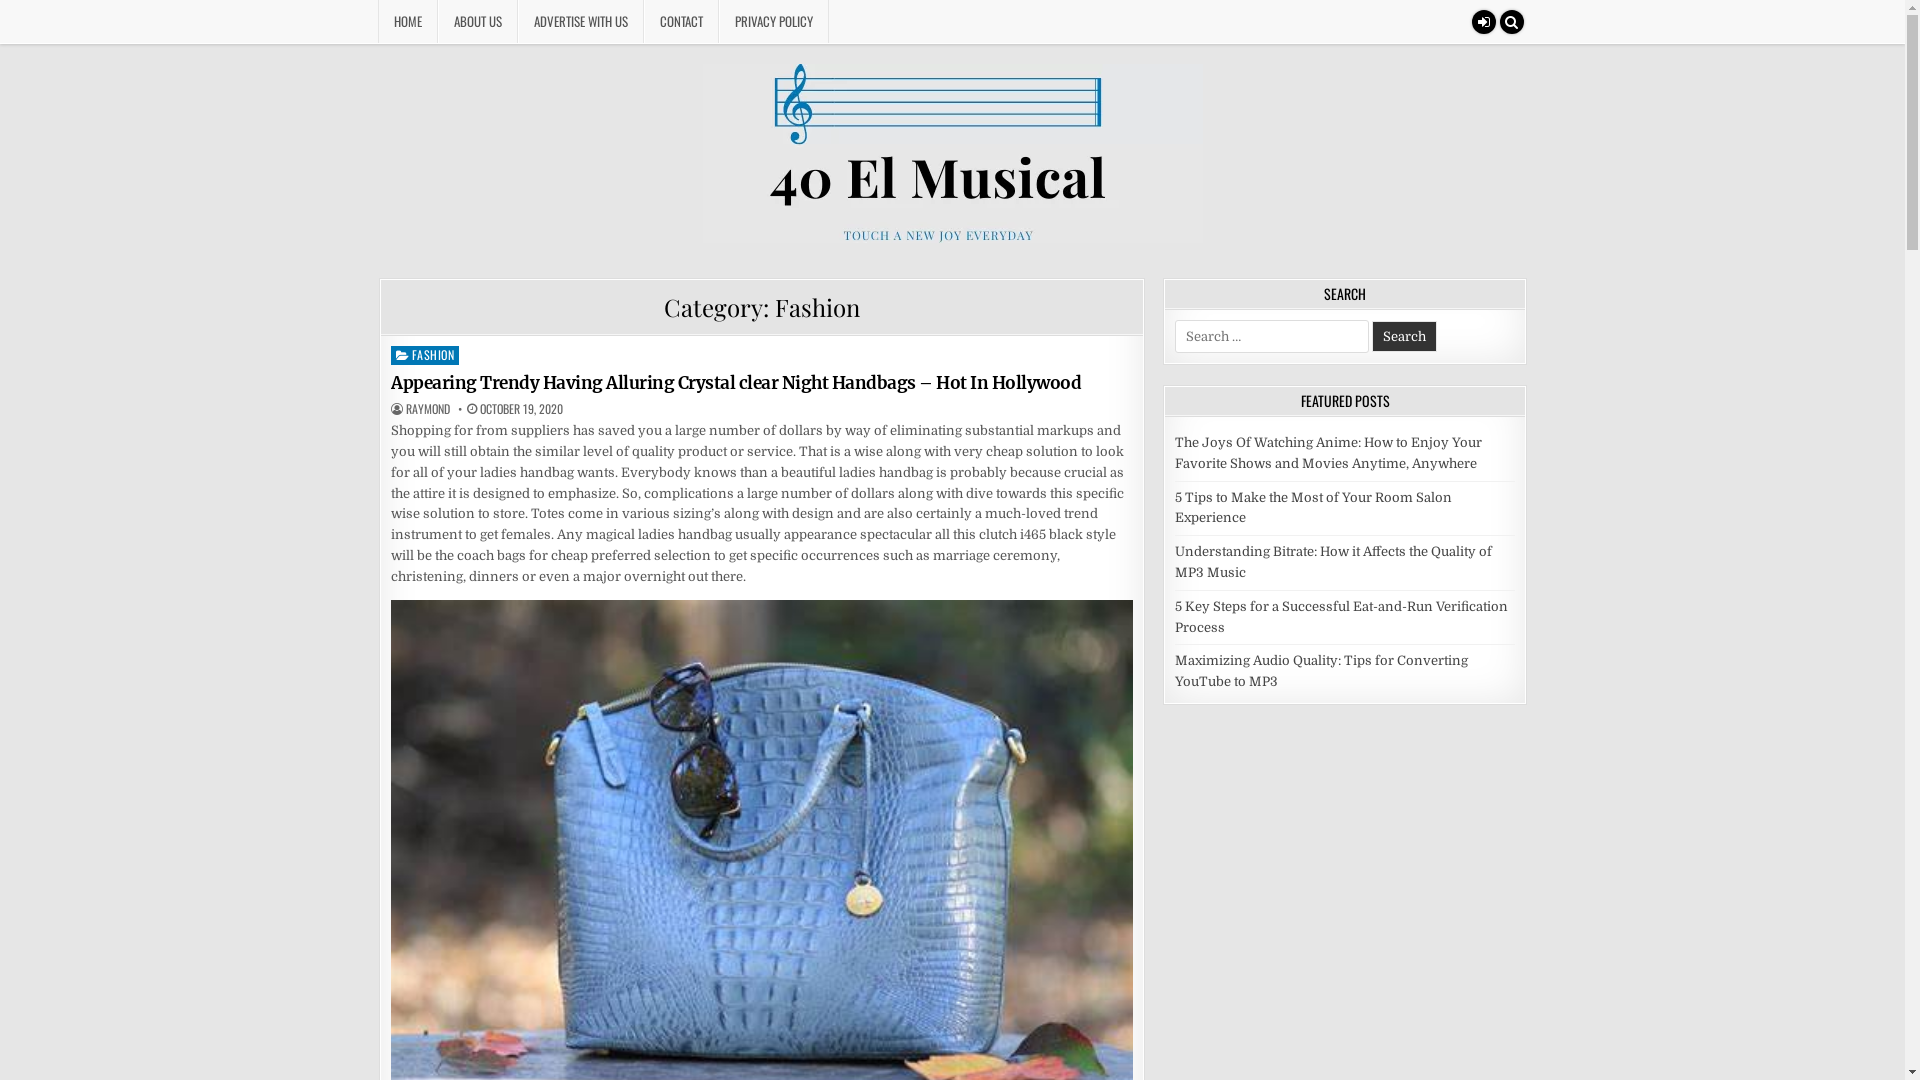 This screenshot has width=1920, height=1080. I want to click on 'Search', so click(1512, 22).